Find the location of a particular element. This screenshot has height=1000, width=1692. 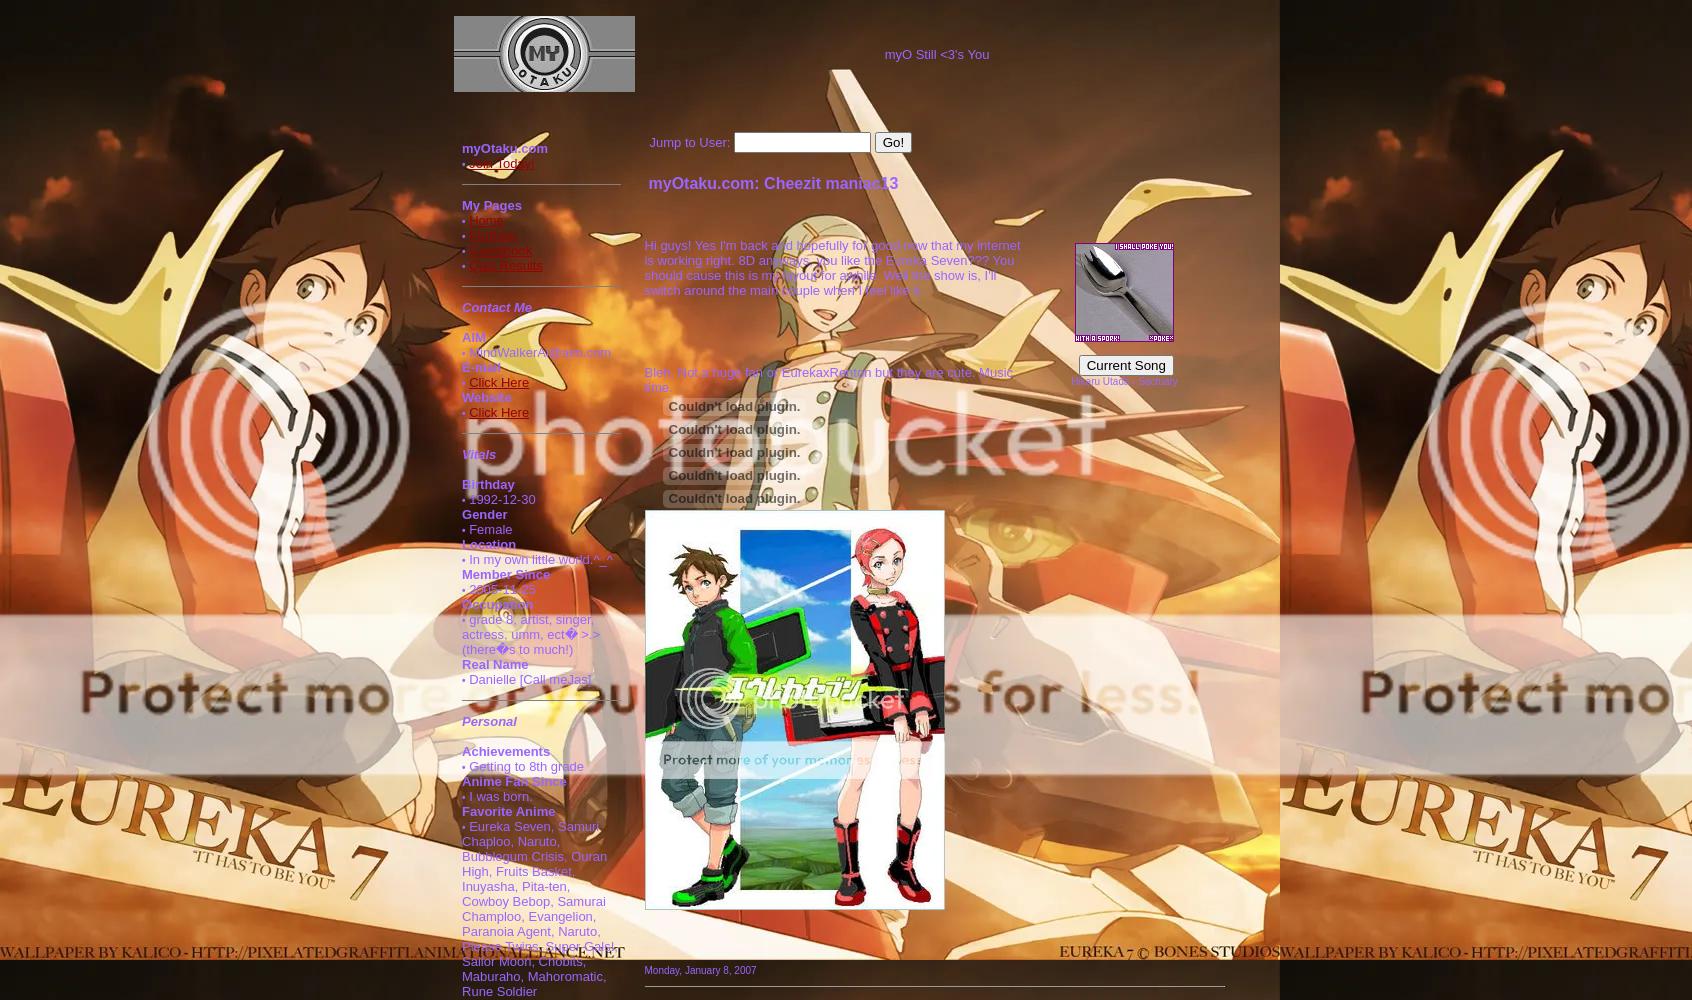

'Gender' is located at coordinates (483, 514).